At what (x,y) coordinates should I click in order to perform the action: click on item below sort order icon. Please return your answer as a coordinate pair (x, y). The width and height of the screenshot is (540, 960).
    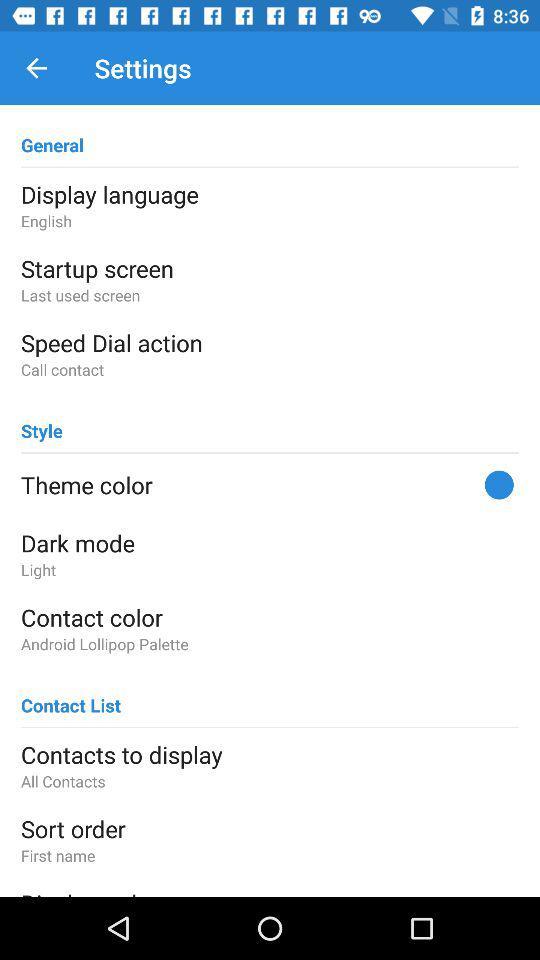
    Looking at the image, I should click on (270, 854).